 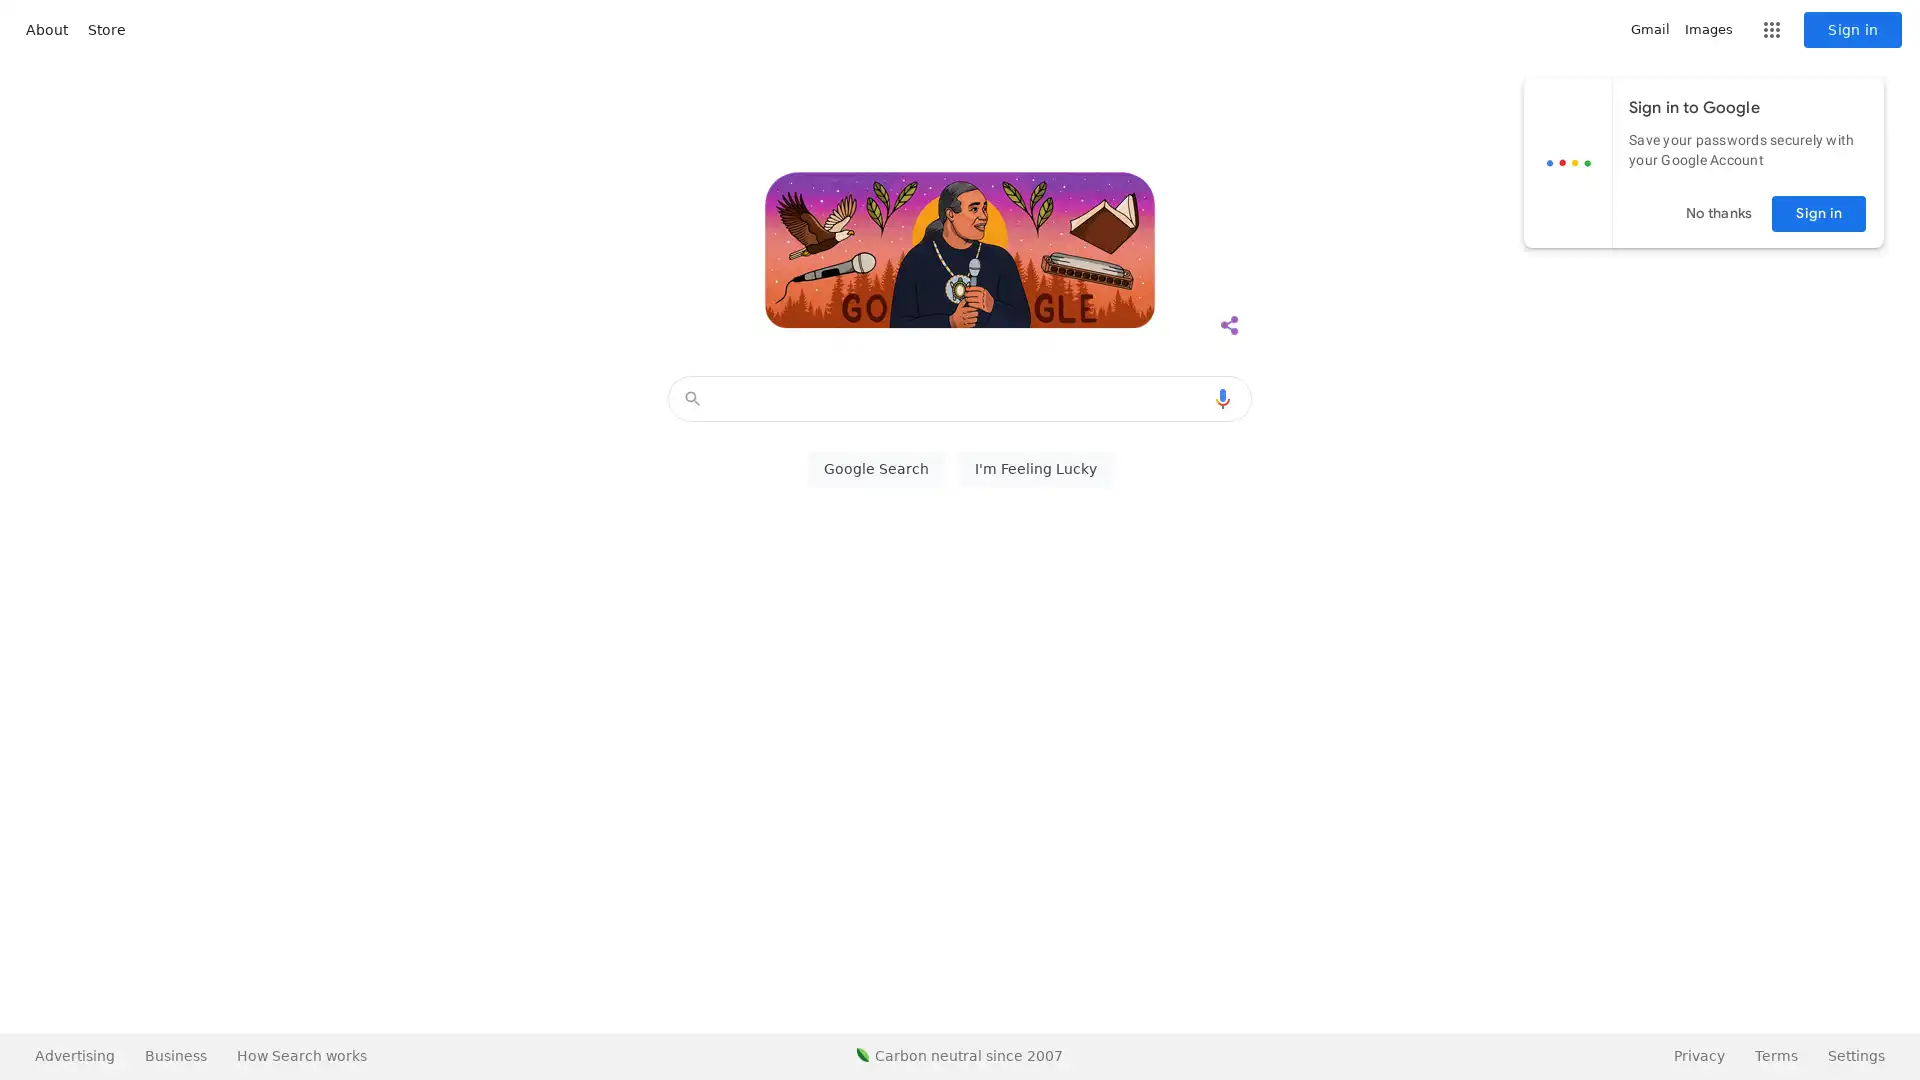 What do you see at coordinates (1228, 325) in the screenshot?
I see `Share` at bounding box center [1228, 325].